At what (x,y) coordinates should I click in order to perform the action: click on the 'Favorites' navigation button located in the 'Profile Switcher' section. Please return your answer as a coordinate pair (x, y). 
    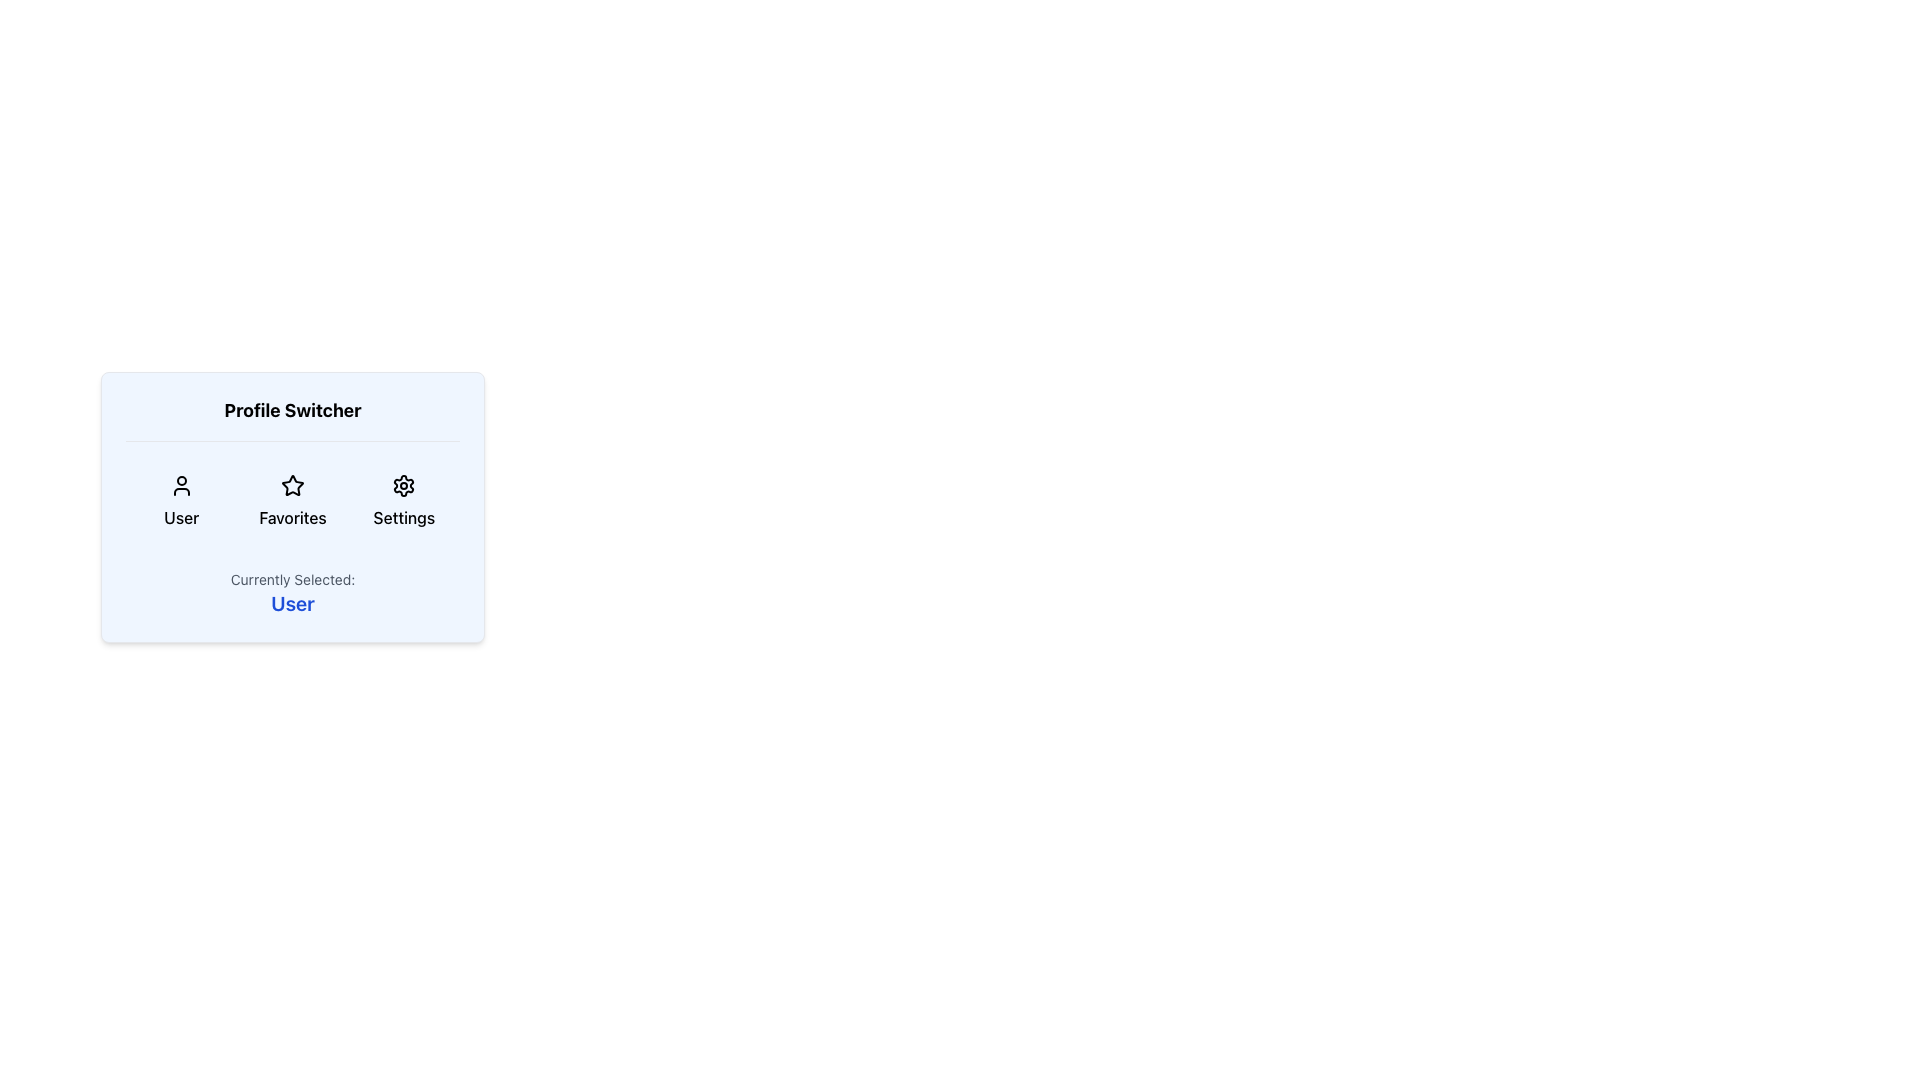
    Looking at the image, I should click on (291, 500).